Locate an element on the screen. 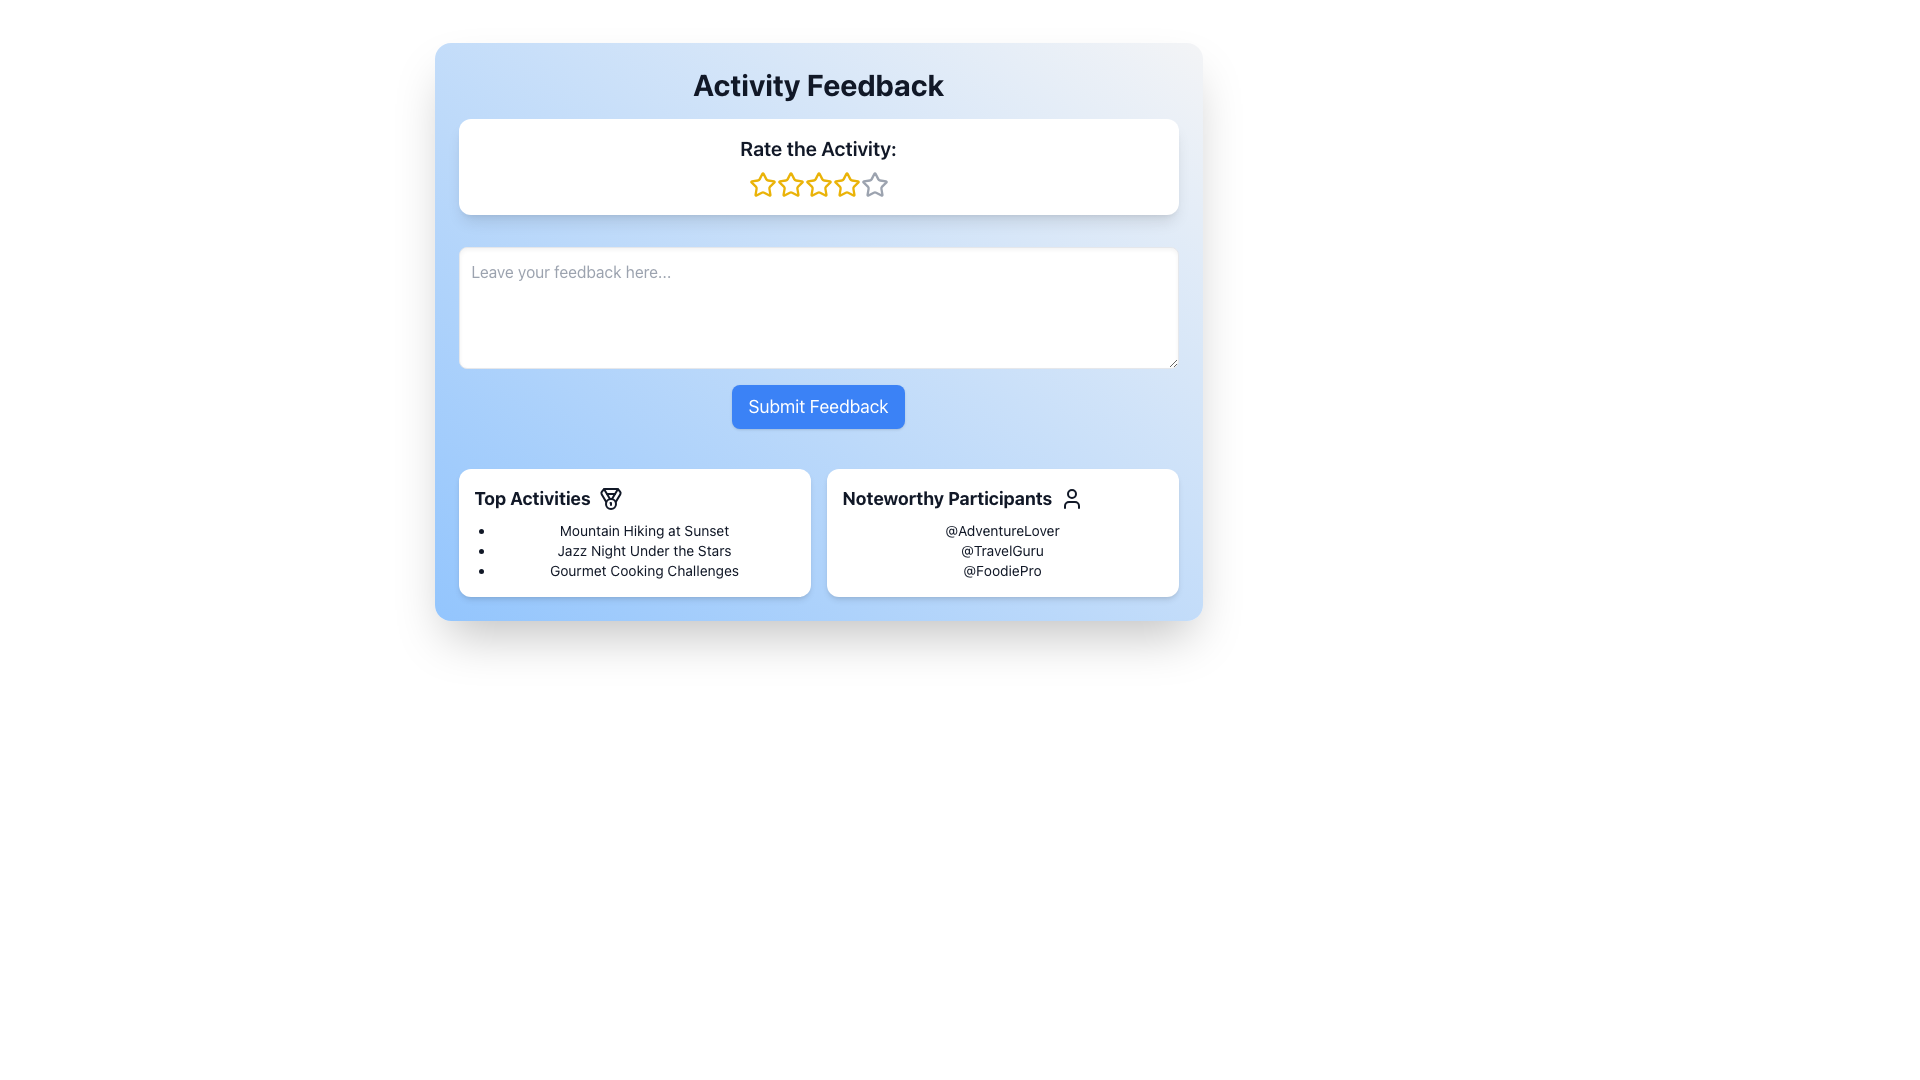  the decorative graphic (SVG) located to the left of the 'Top Activities' text label in the bottom-left card of the layout interface is located at coordinates (609, 495).